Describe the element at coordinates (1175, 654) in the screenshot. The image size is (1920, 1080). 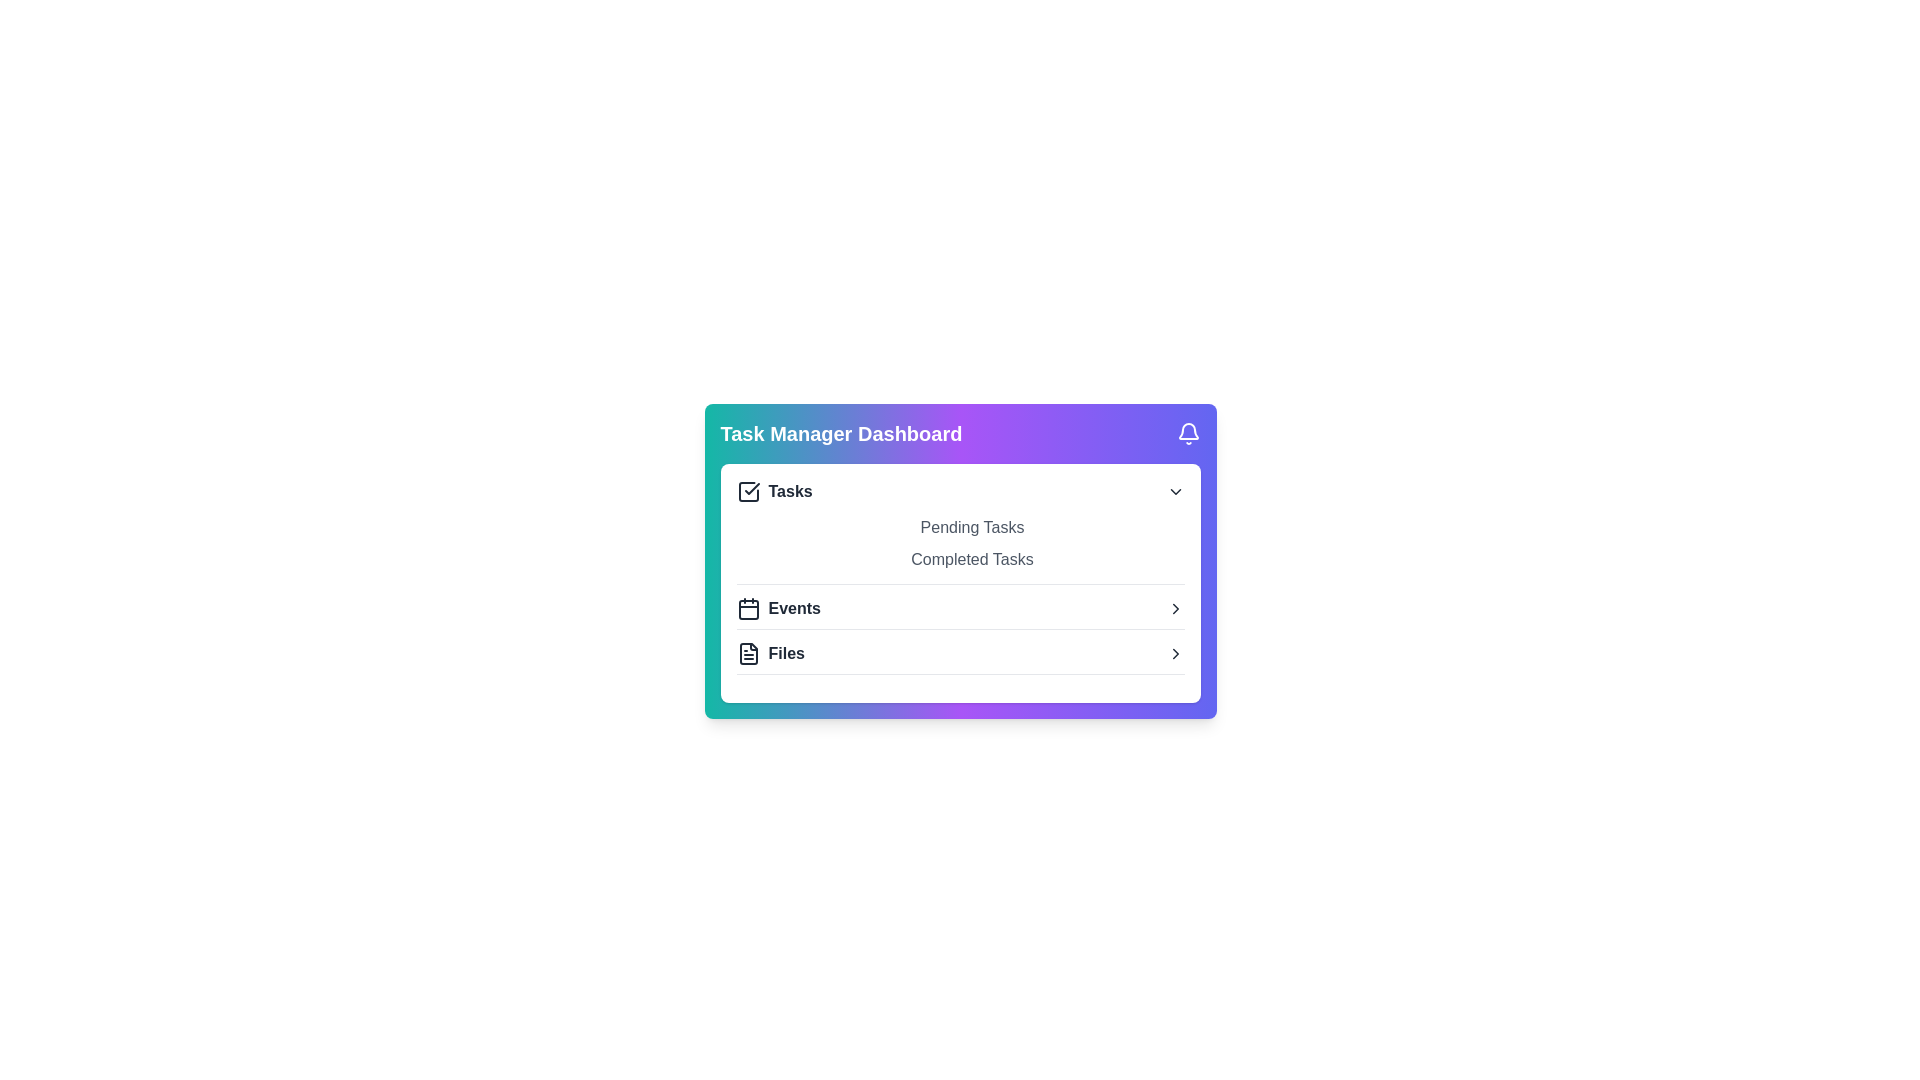
I see `the right-pointing chevron icon next to the 'Files' text` at that location.